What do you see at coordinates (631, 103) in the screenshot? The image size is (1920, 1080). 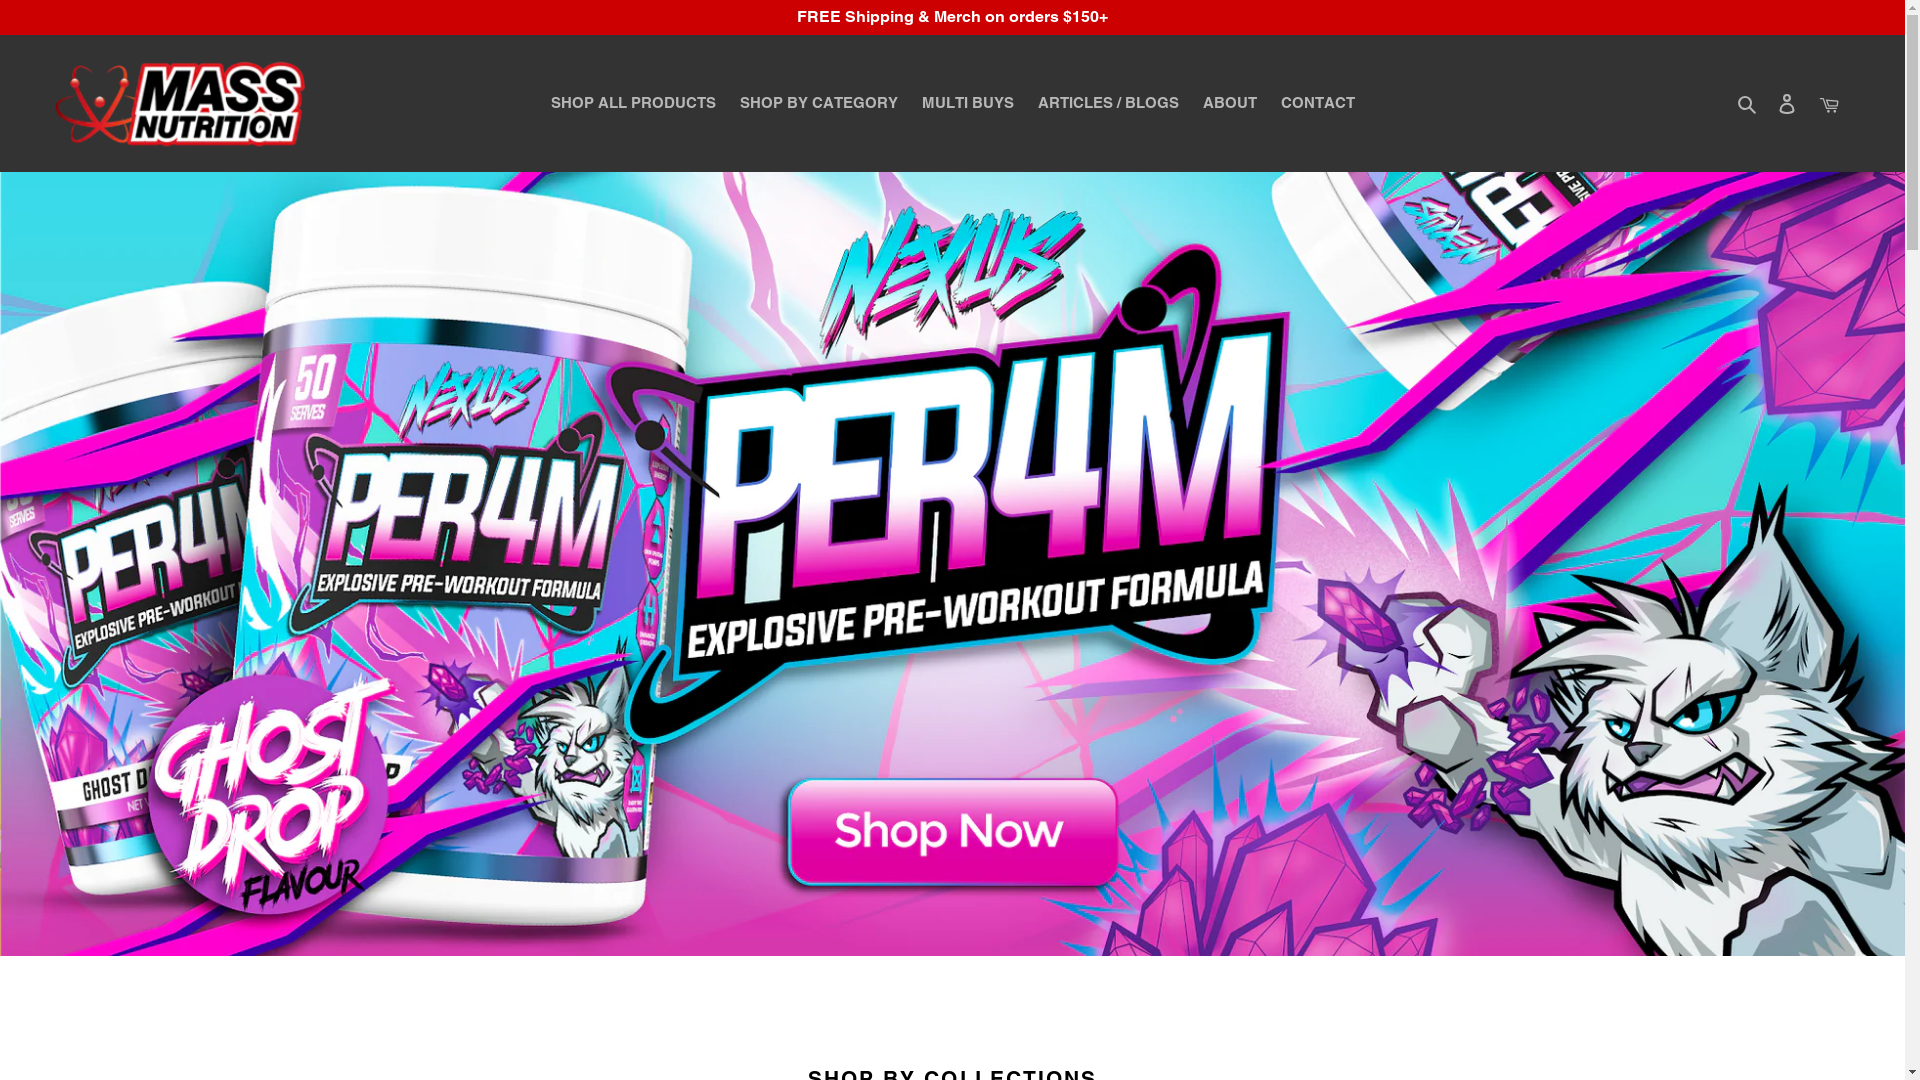 I see `'SHOP ALL PRODUCTS'` at bounding box center [631, 103].